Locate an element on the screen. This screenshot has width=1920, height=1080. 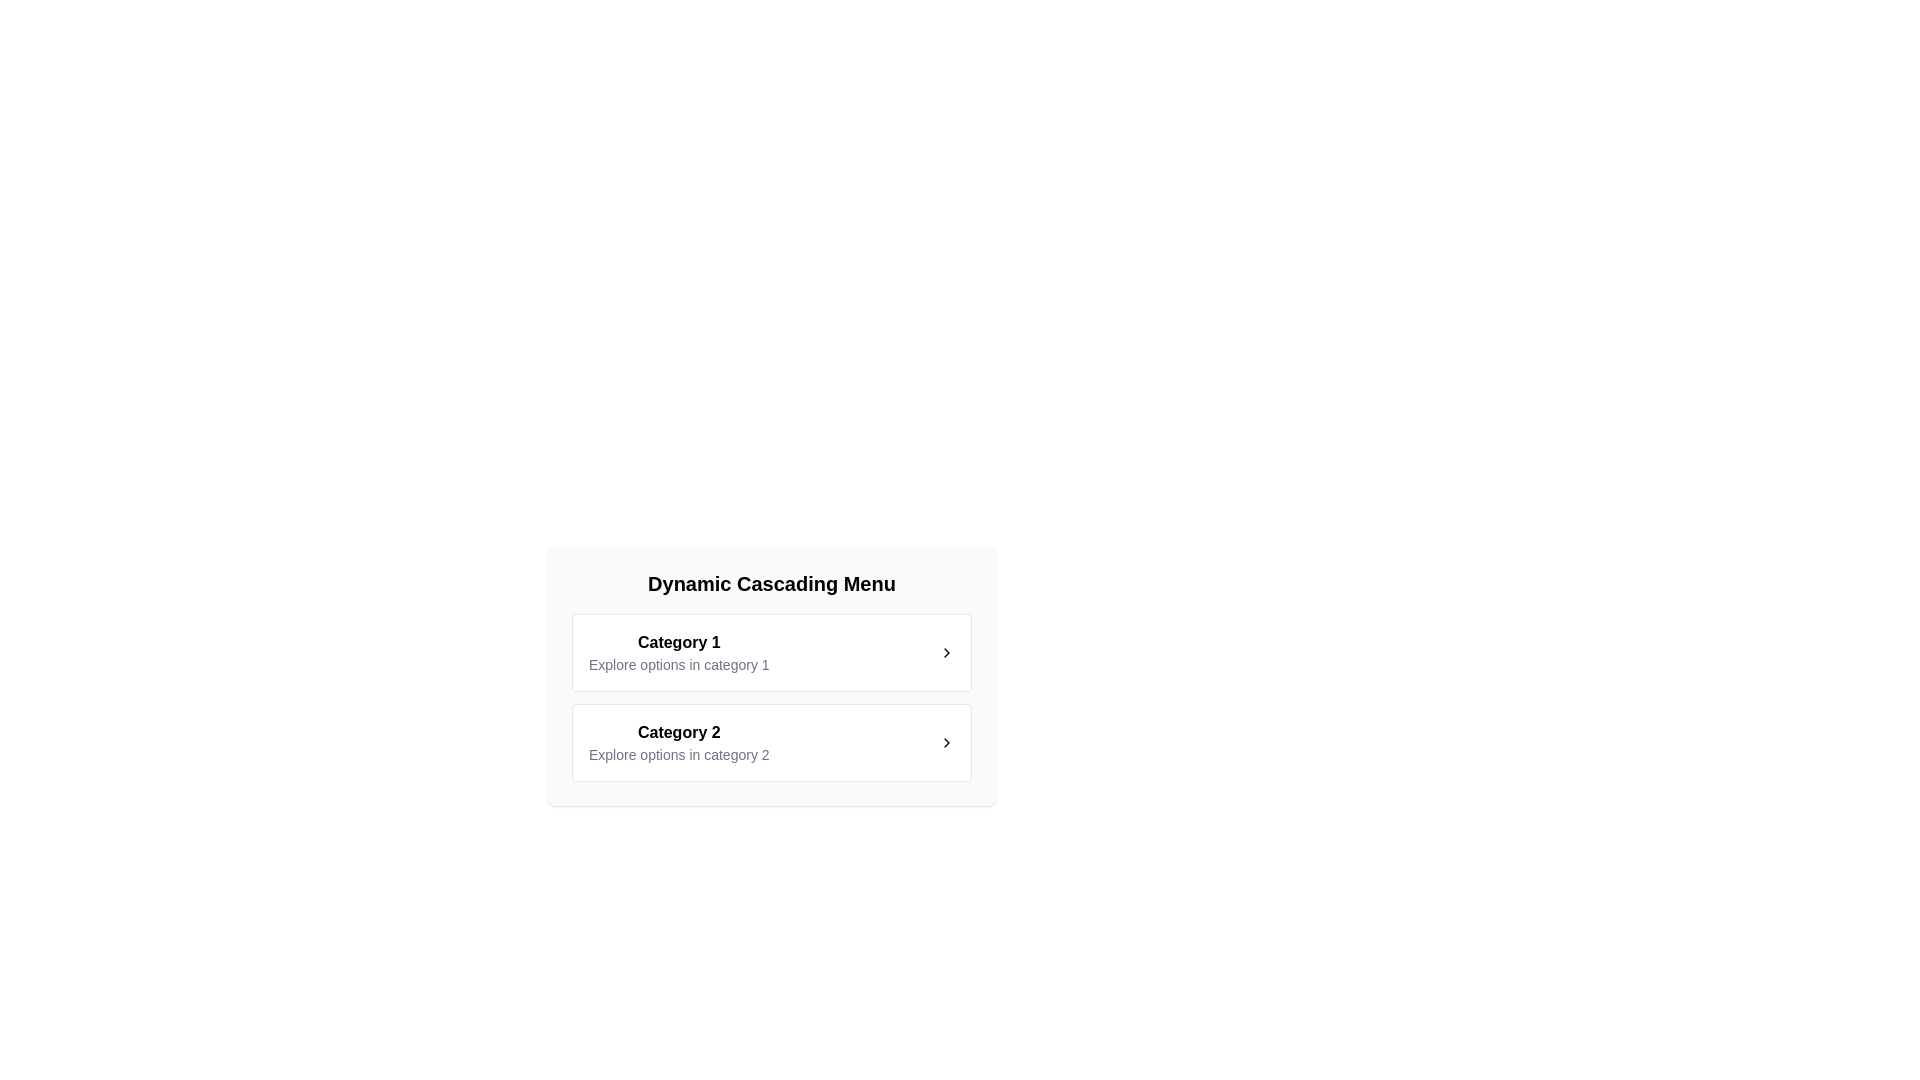
the explanatory text label located below the 'Category 2' title in the dynamic cascading menu is located at coordinates (679, 755).